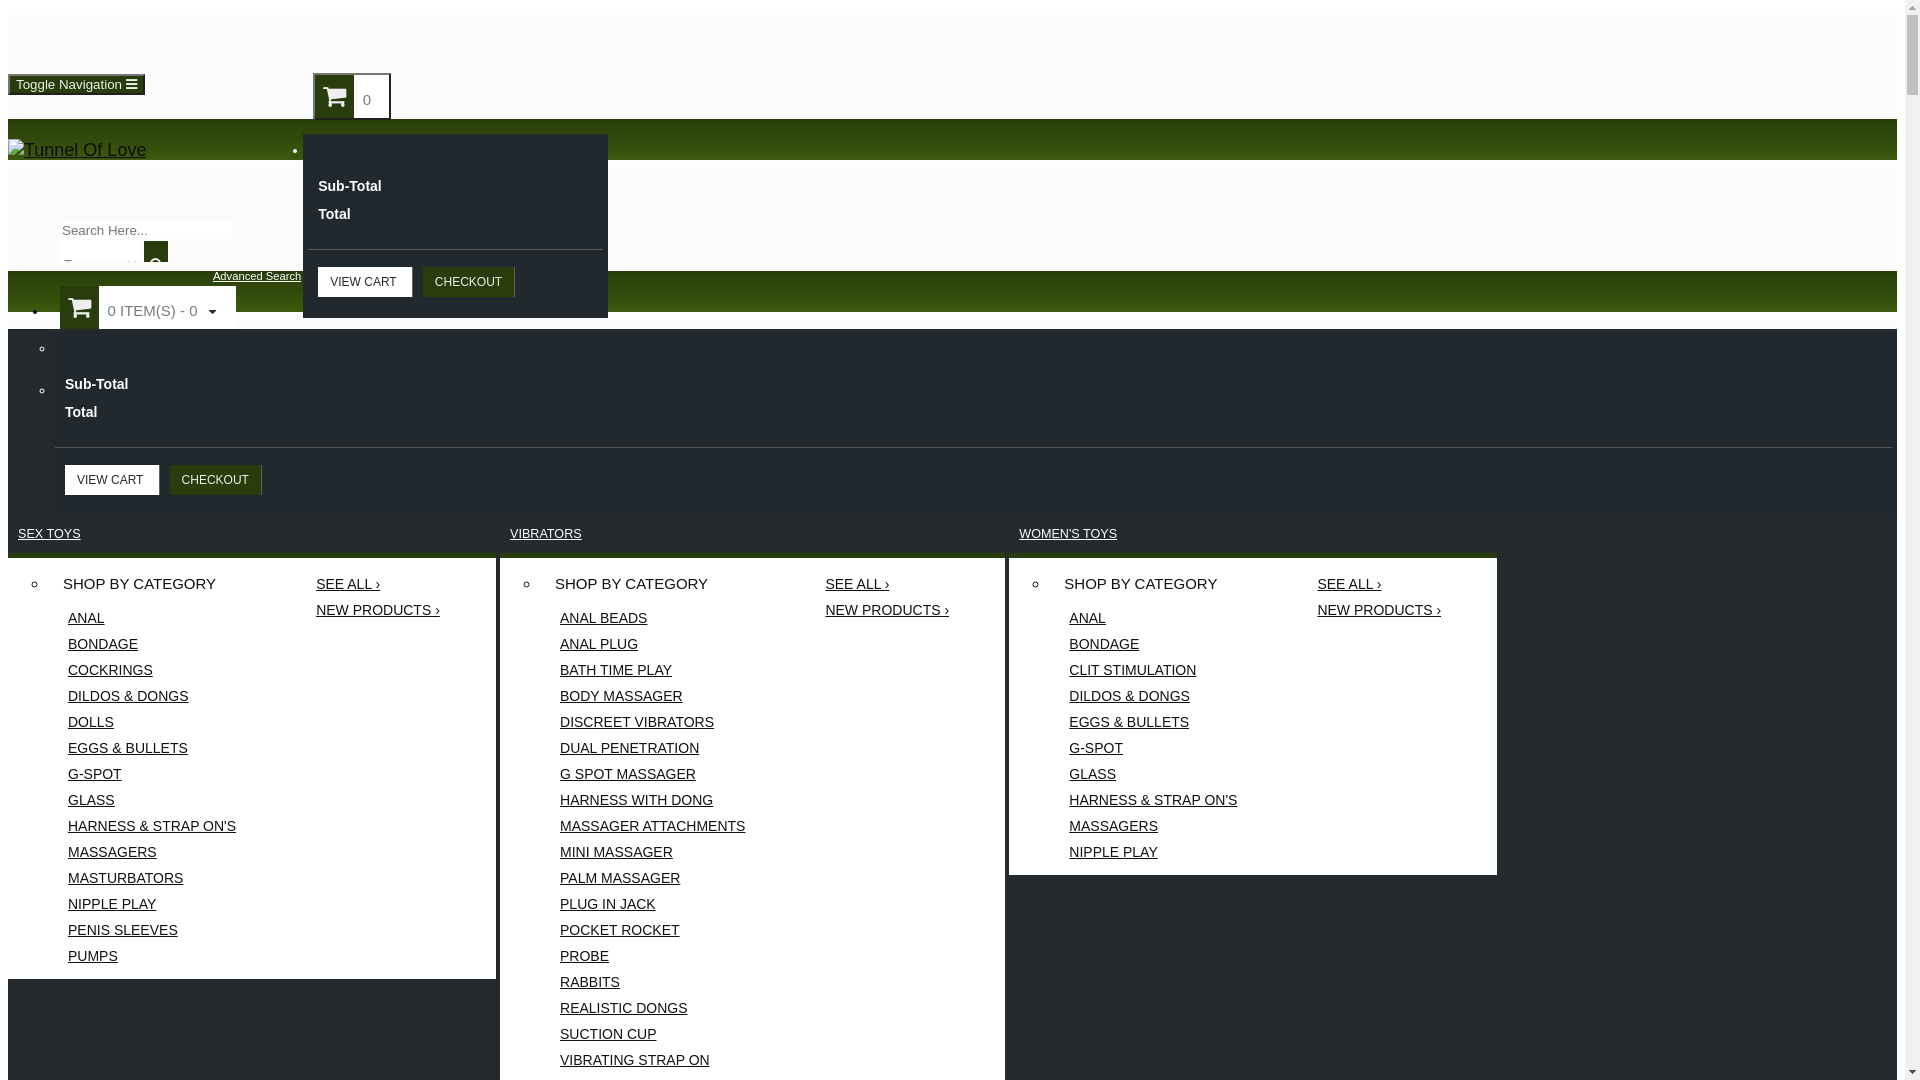 The height and width of the screenshot is (1080, 1920). I want to click on 'DOLLS', so click(151, 721).